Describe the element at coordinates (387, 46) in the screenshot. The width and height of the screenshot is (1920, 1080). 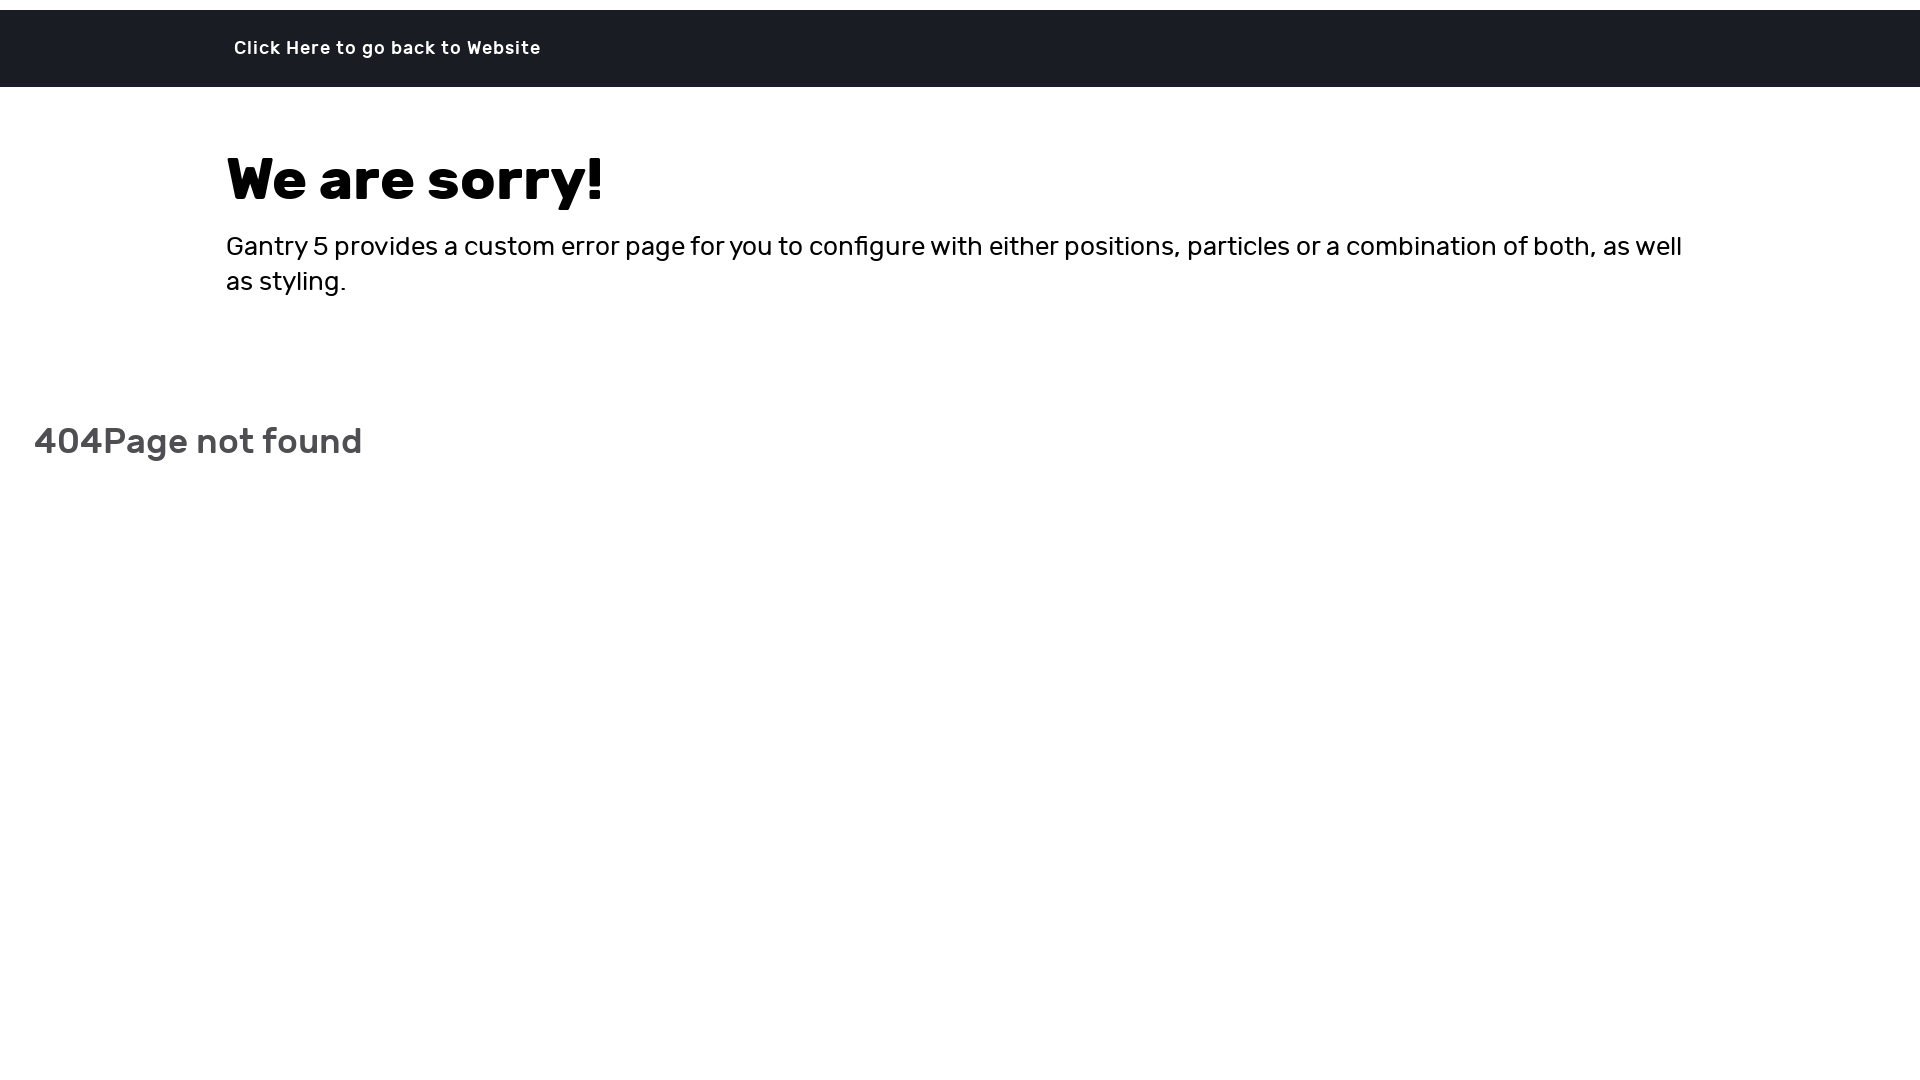
I see `'Click Here to go back to Website'` at that location.